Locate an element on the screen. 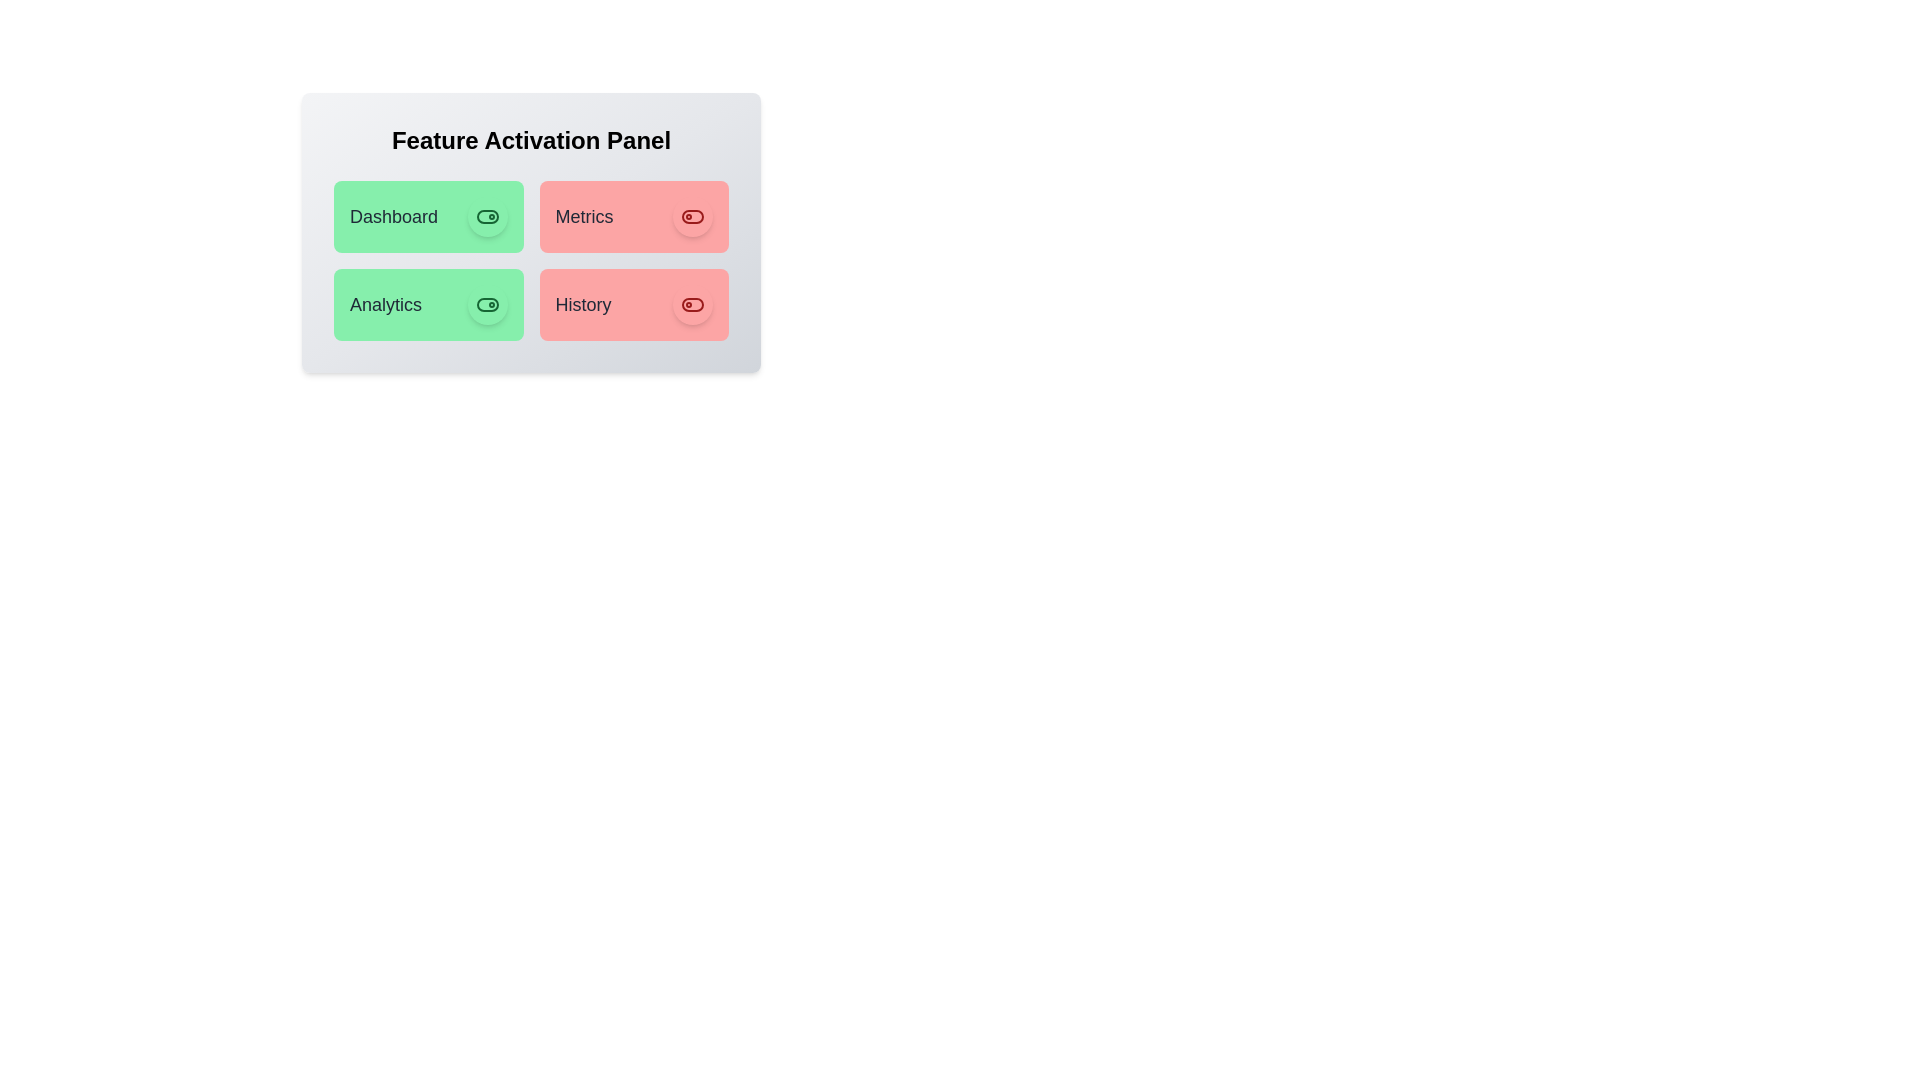 Image resolution: width=1920 pixels, height=1080 pixels. the feature card for History to observe its hover effect is located at coordinates (633, 304).